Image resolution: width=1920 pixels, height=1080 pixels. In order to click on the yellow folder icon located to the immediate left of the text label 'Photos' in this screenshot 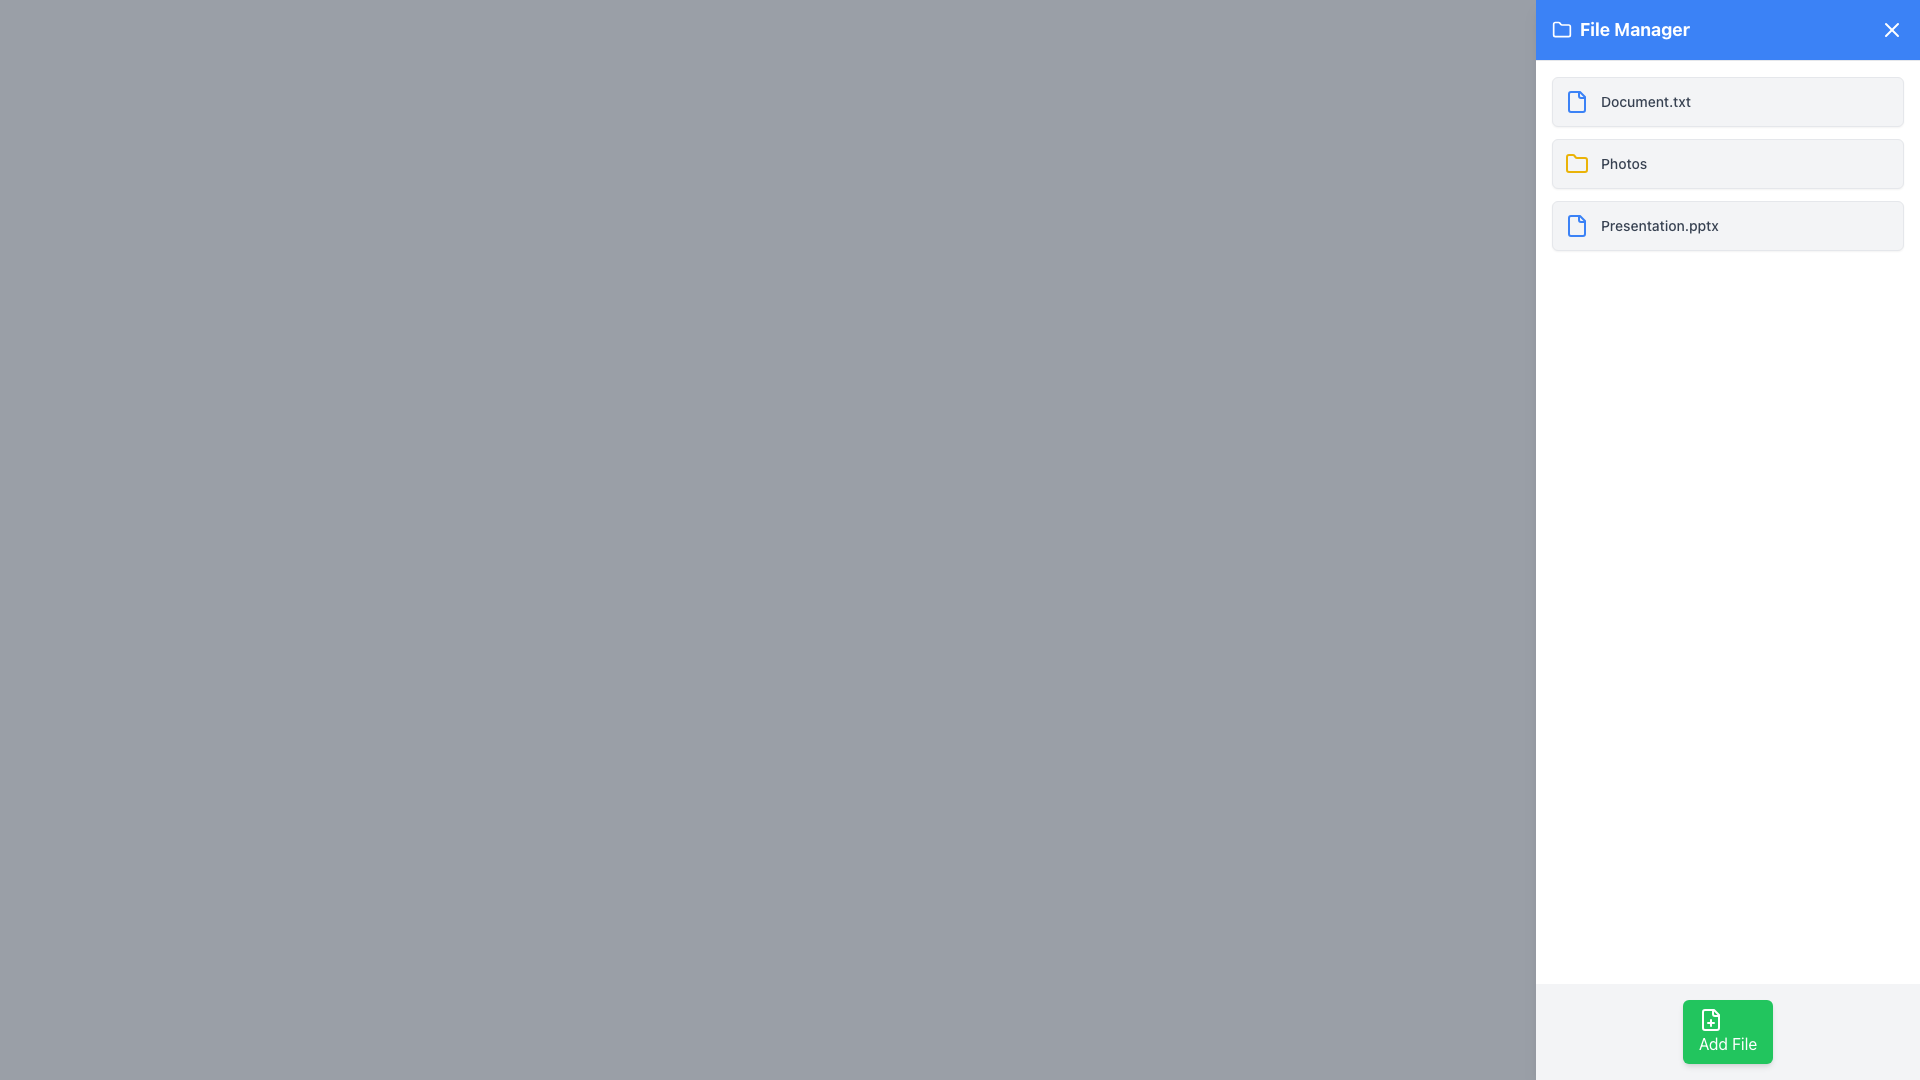, I will do `click(1576, 163)`.